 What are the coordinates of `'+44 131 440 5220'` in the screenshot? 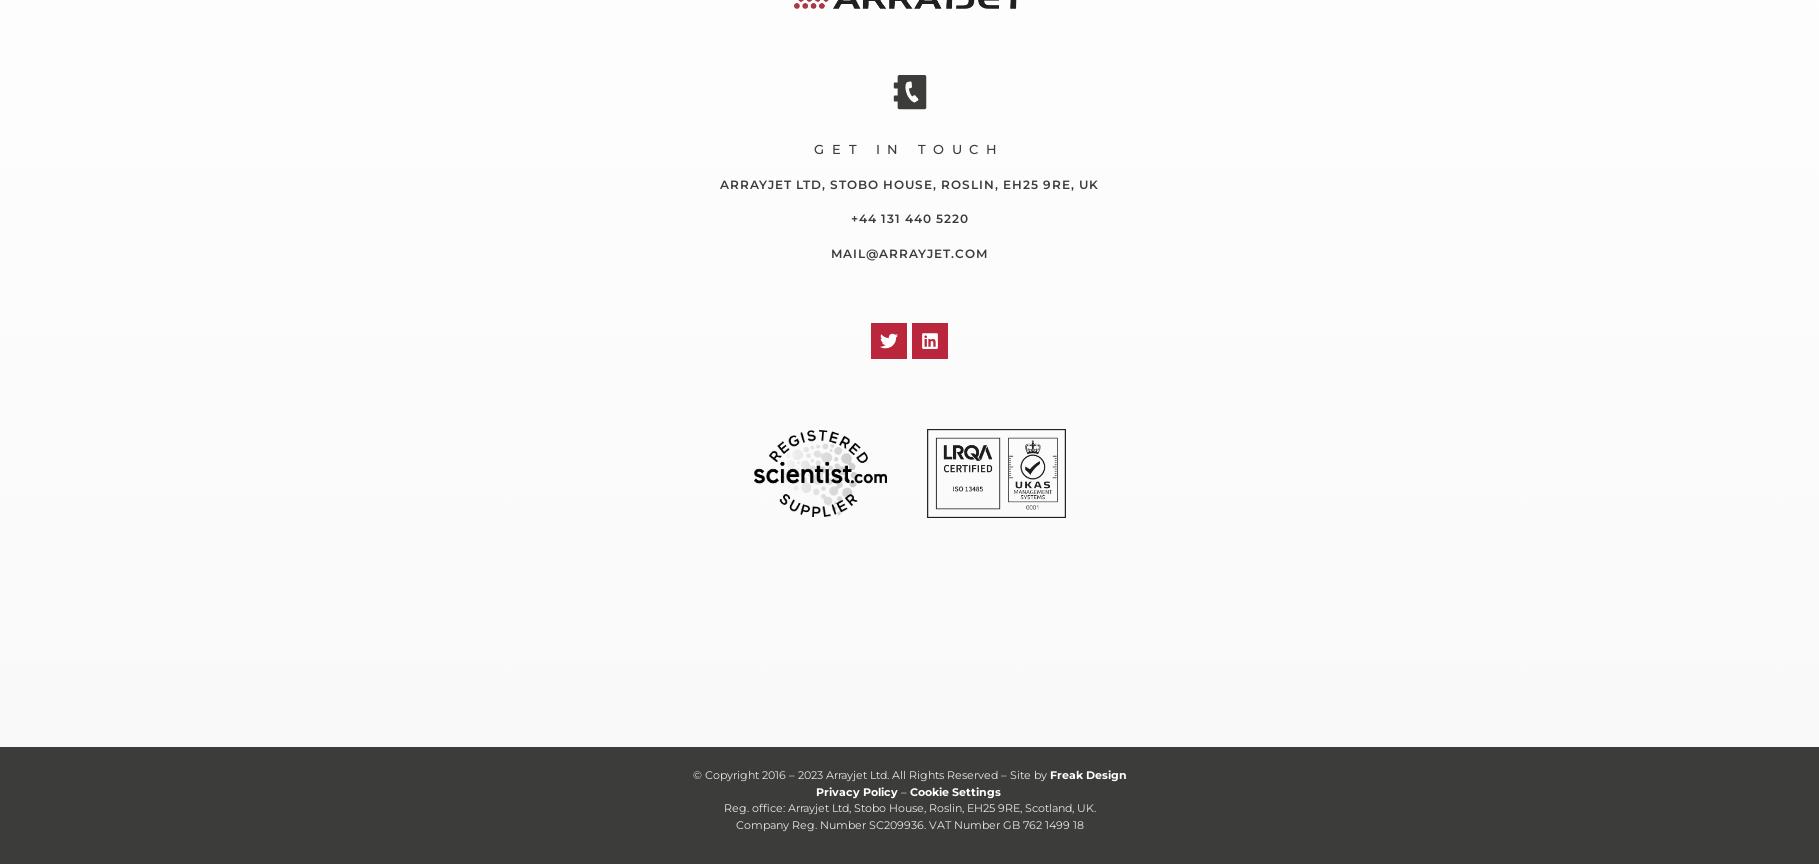 It's located at (908, 218).